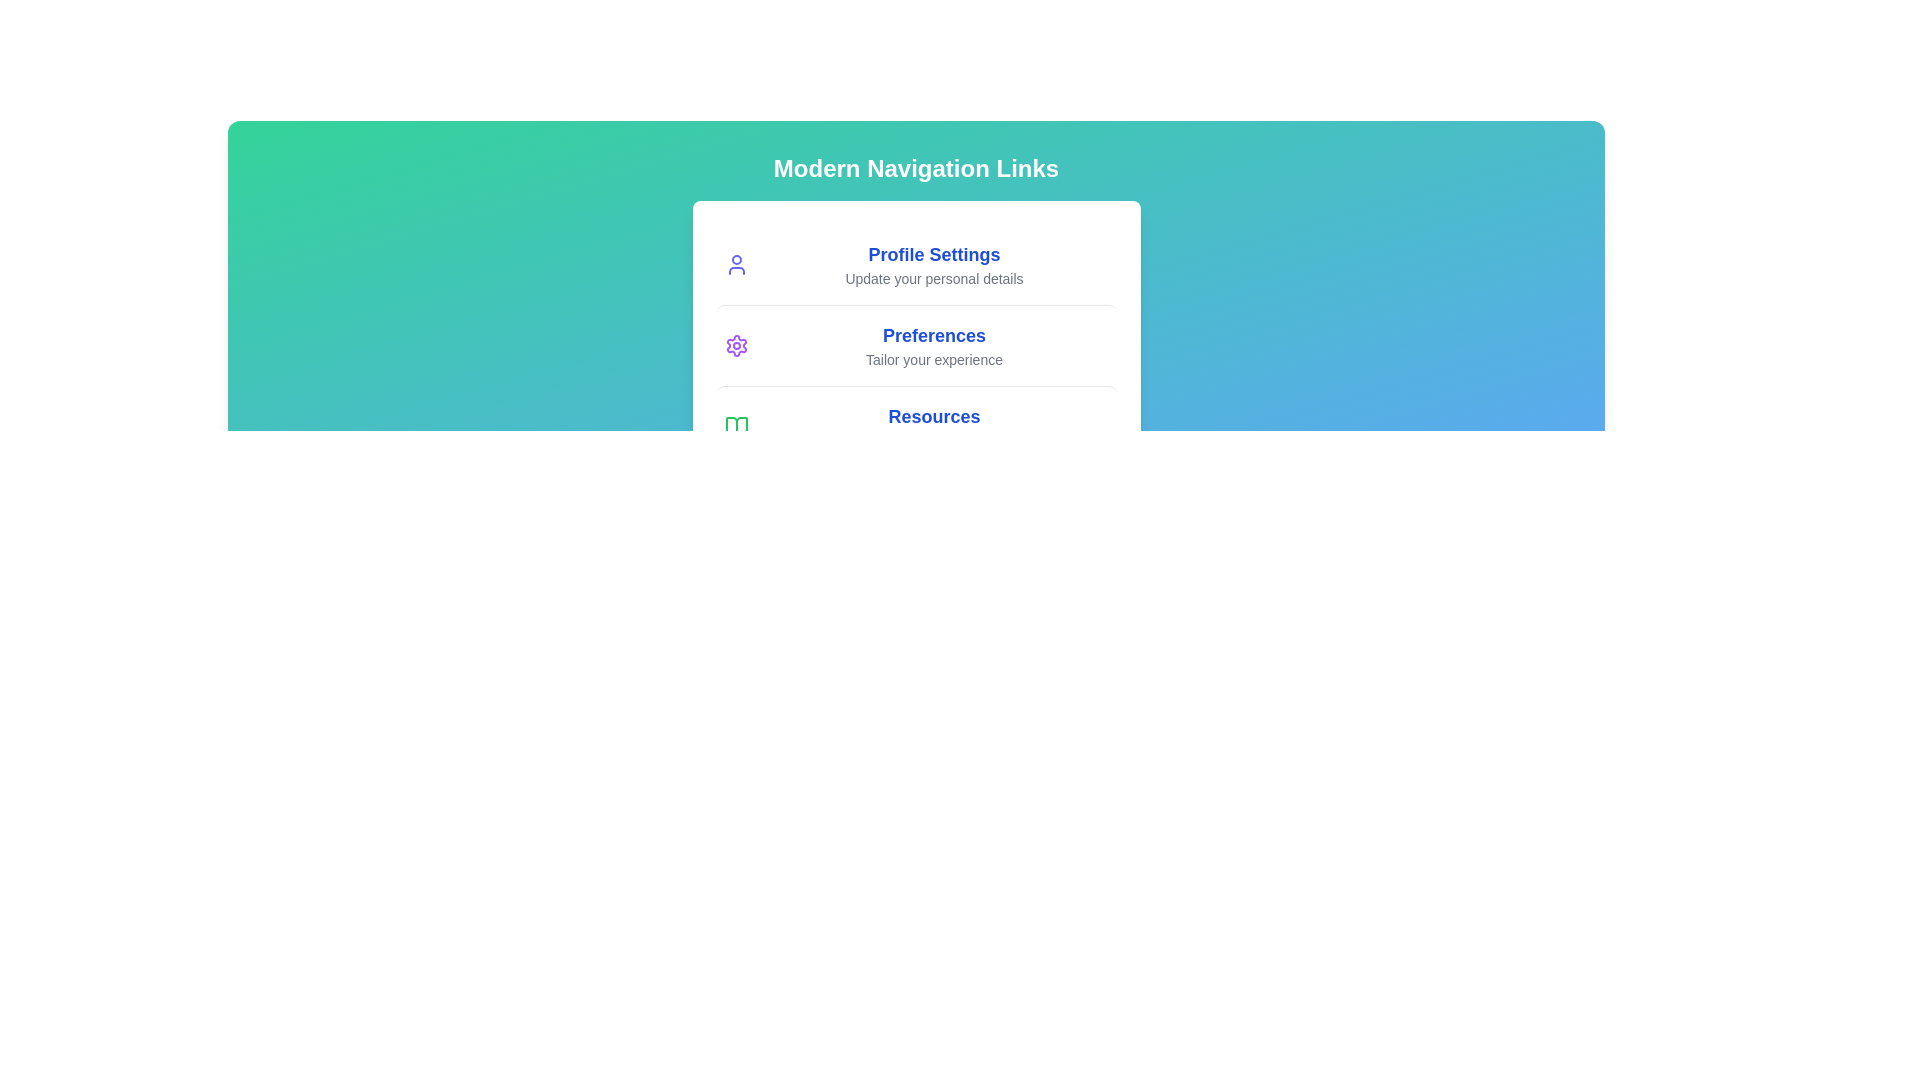 This screenshot has height=1080, width=1920. What do you see at coordinates (915, 344) in the screenshot?
I see `the 'Preferences' navigation link, which is the second option in the vertical list of navigation links, featuring a purple settings icon and a bold blue heading` at bounding box center [915, 344].